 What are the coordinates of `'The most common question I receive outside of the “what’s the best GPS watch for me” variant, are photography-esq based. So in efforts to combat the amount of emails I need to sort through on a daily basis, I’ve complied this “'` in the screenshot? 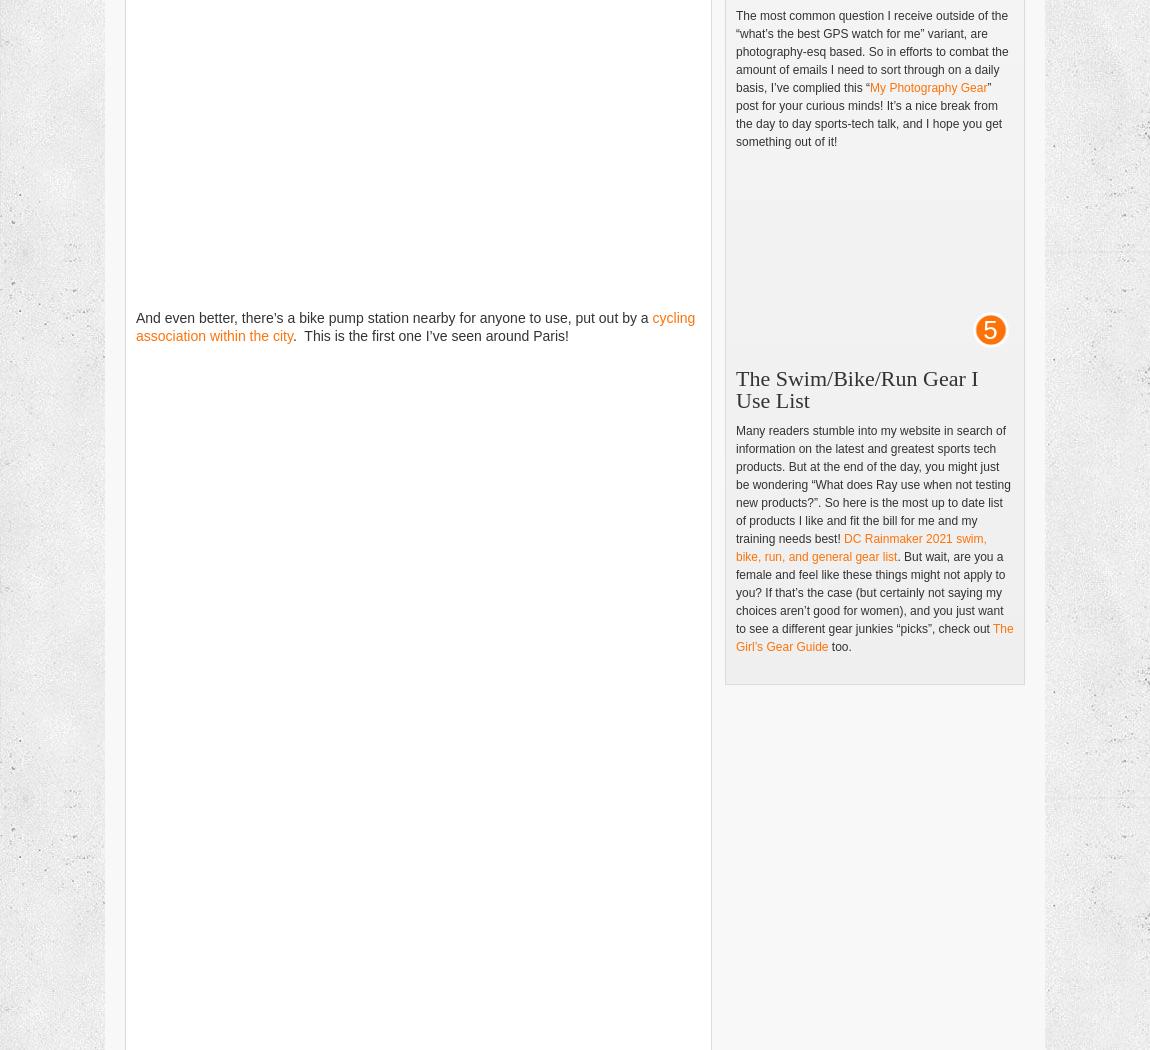 It's located at (735, 50).